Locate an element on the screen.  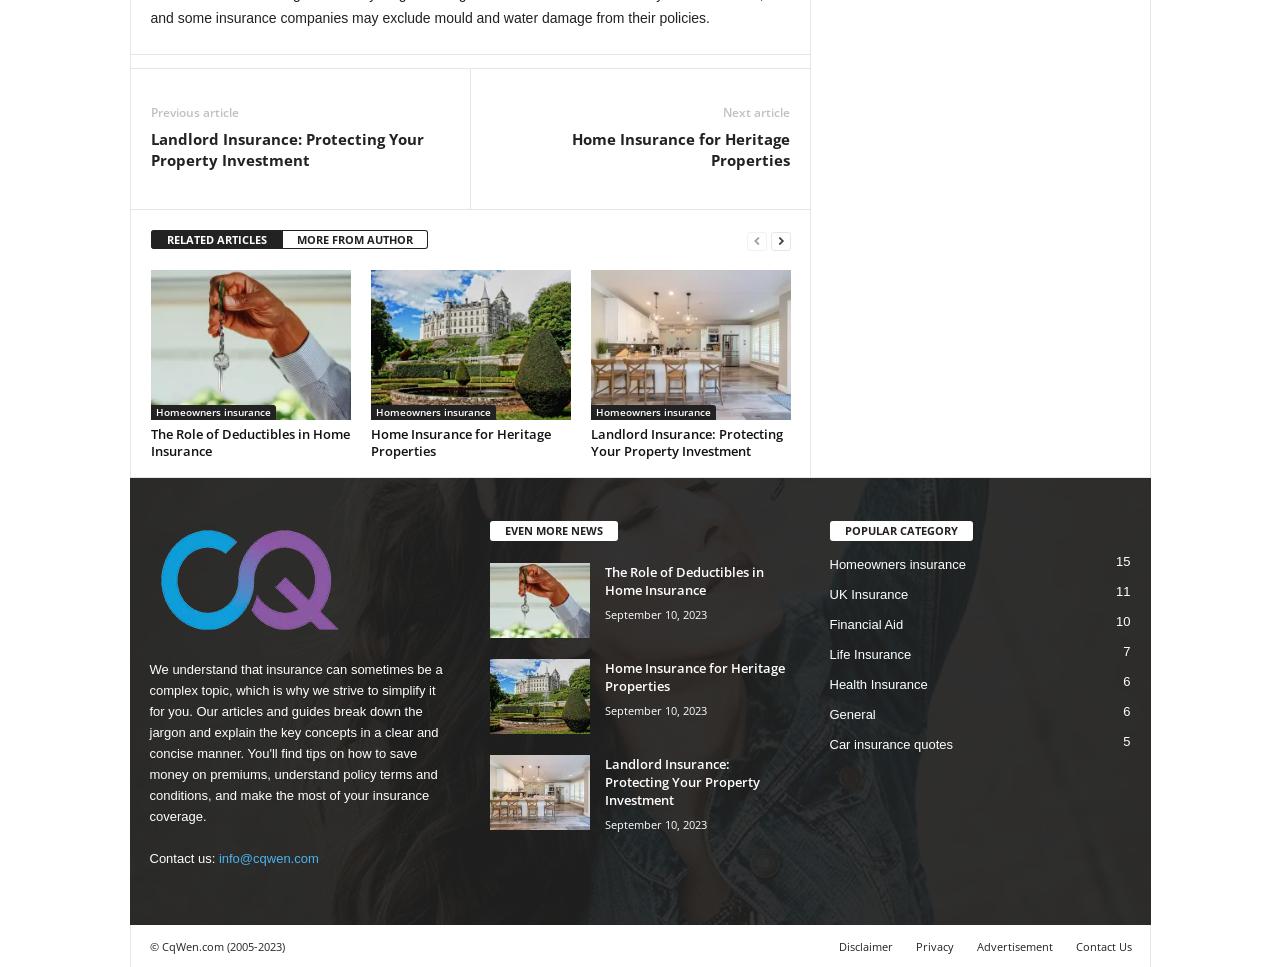
'Next article' is located at coordinates (754, 112).